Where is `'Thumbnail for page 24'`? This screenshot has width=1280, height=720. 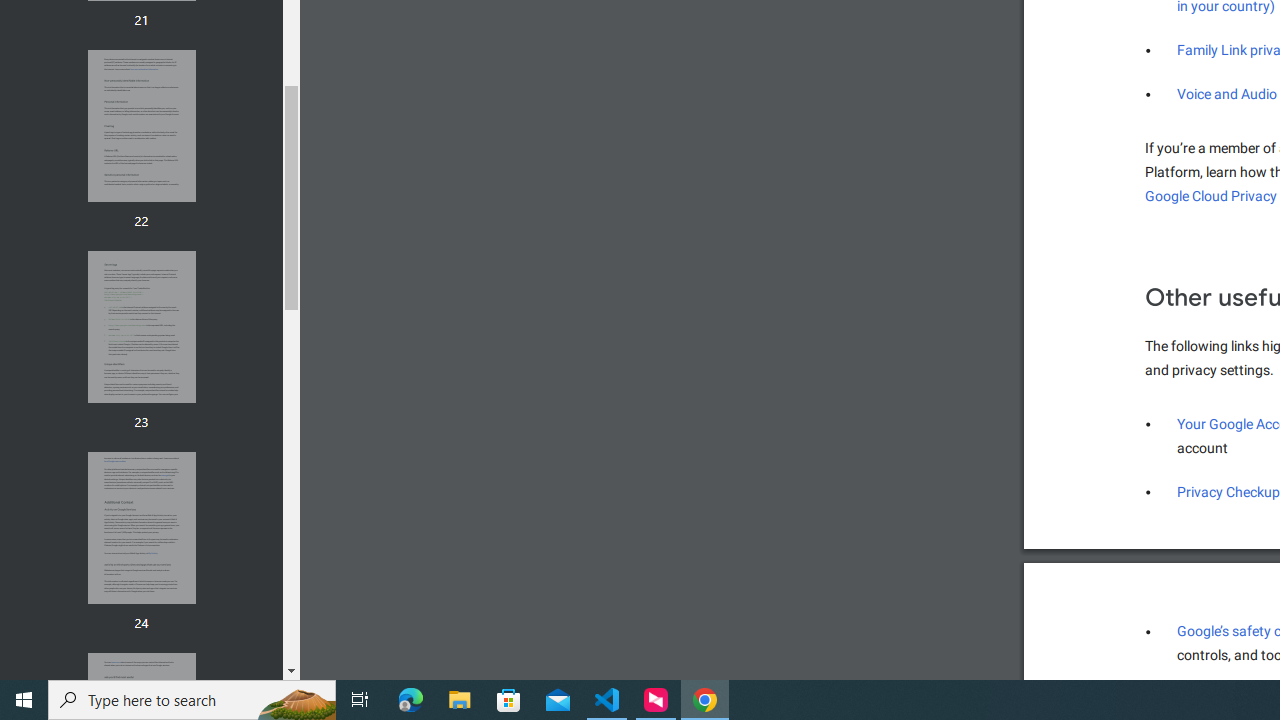
'Thumbnail for page 24' is located at coordinates (140, 527).